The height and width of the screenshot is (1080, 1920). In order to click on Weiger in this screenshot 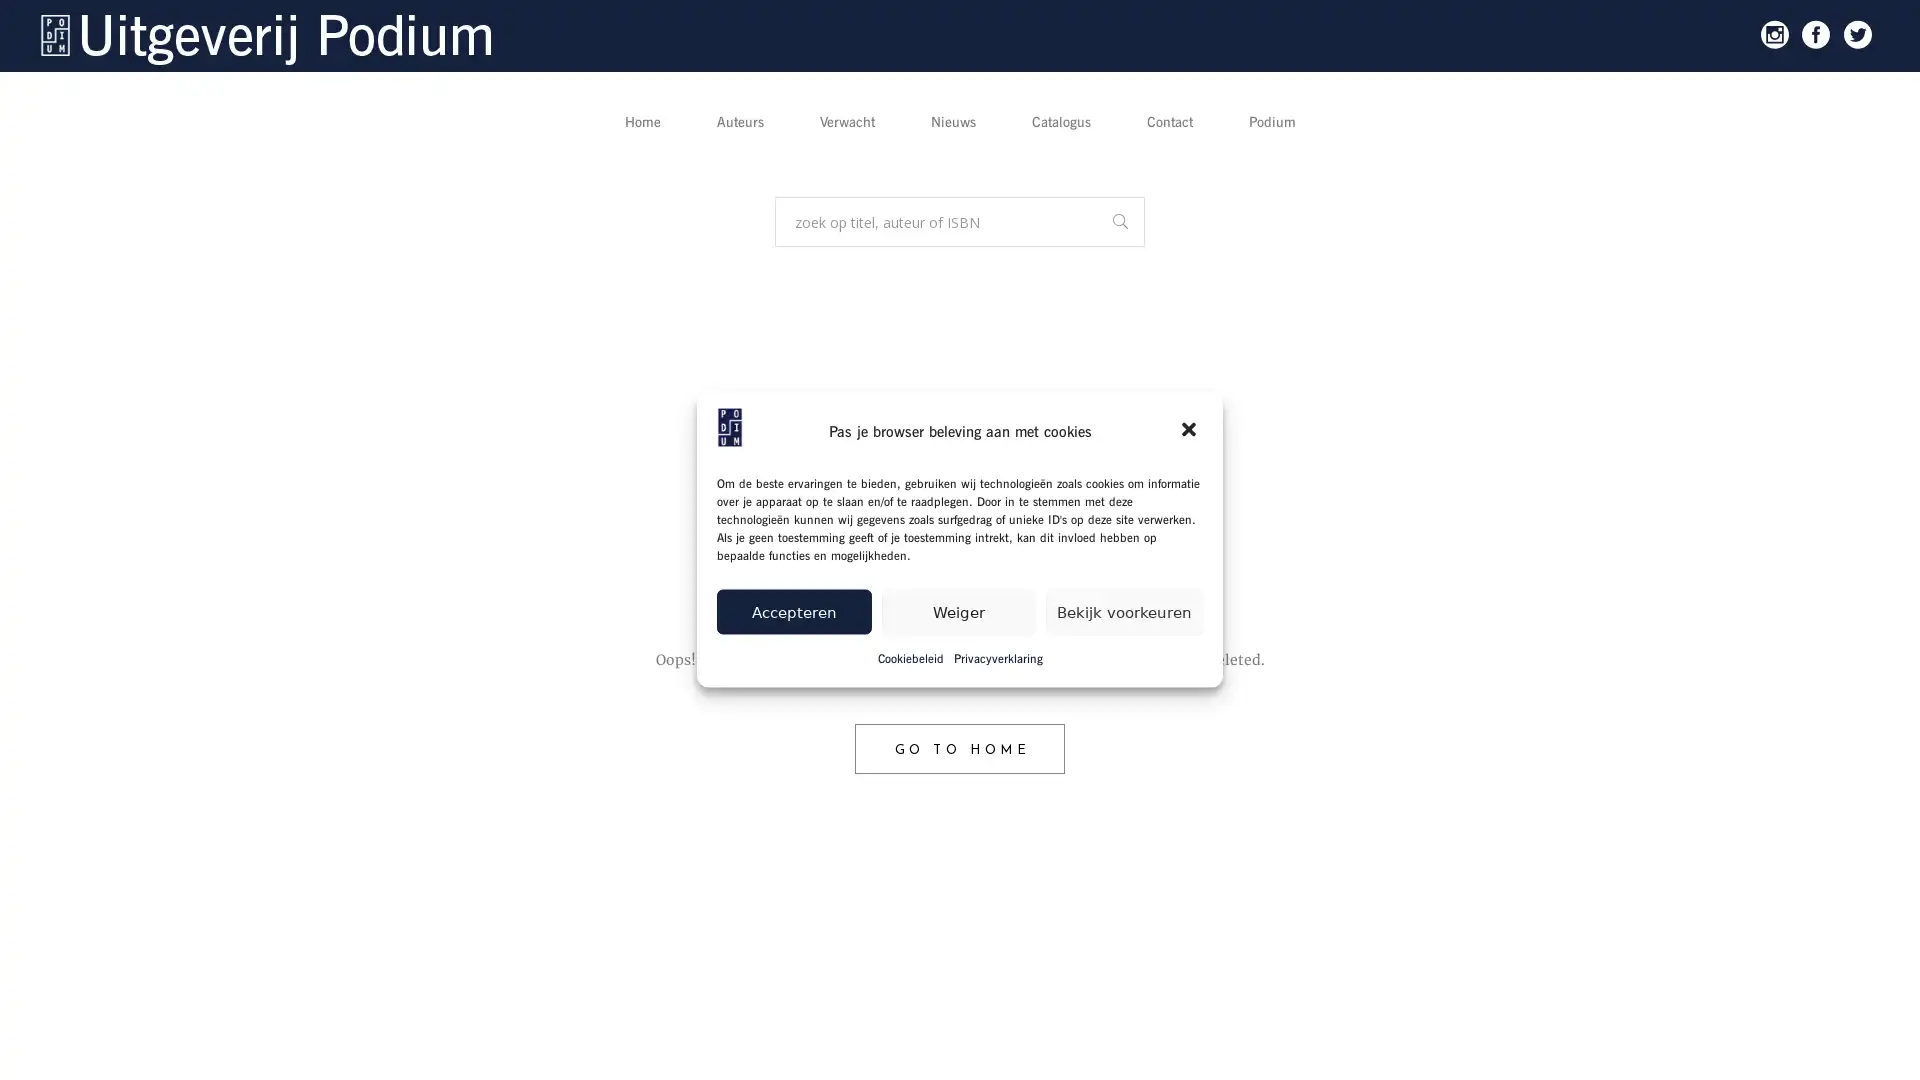, I will do `click(957, 610)`.